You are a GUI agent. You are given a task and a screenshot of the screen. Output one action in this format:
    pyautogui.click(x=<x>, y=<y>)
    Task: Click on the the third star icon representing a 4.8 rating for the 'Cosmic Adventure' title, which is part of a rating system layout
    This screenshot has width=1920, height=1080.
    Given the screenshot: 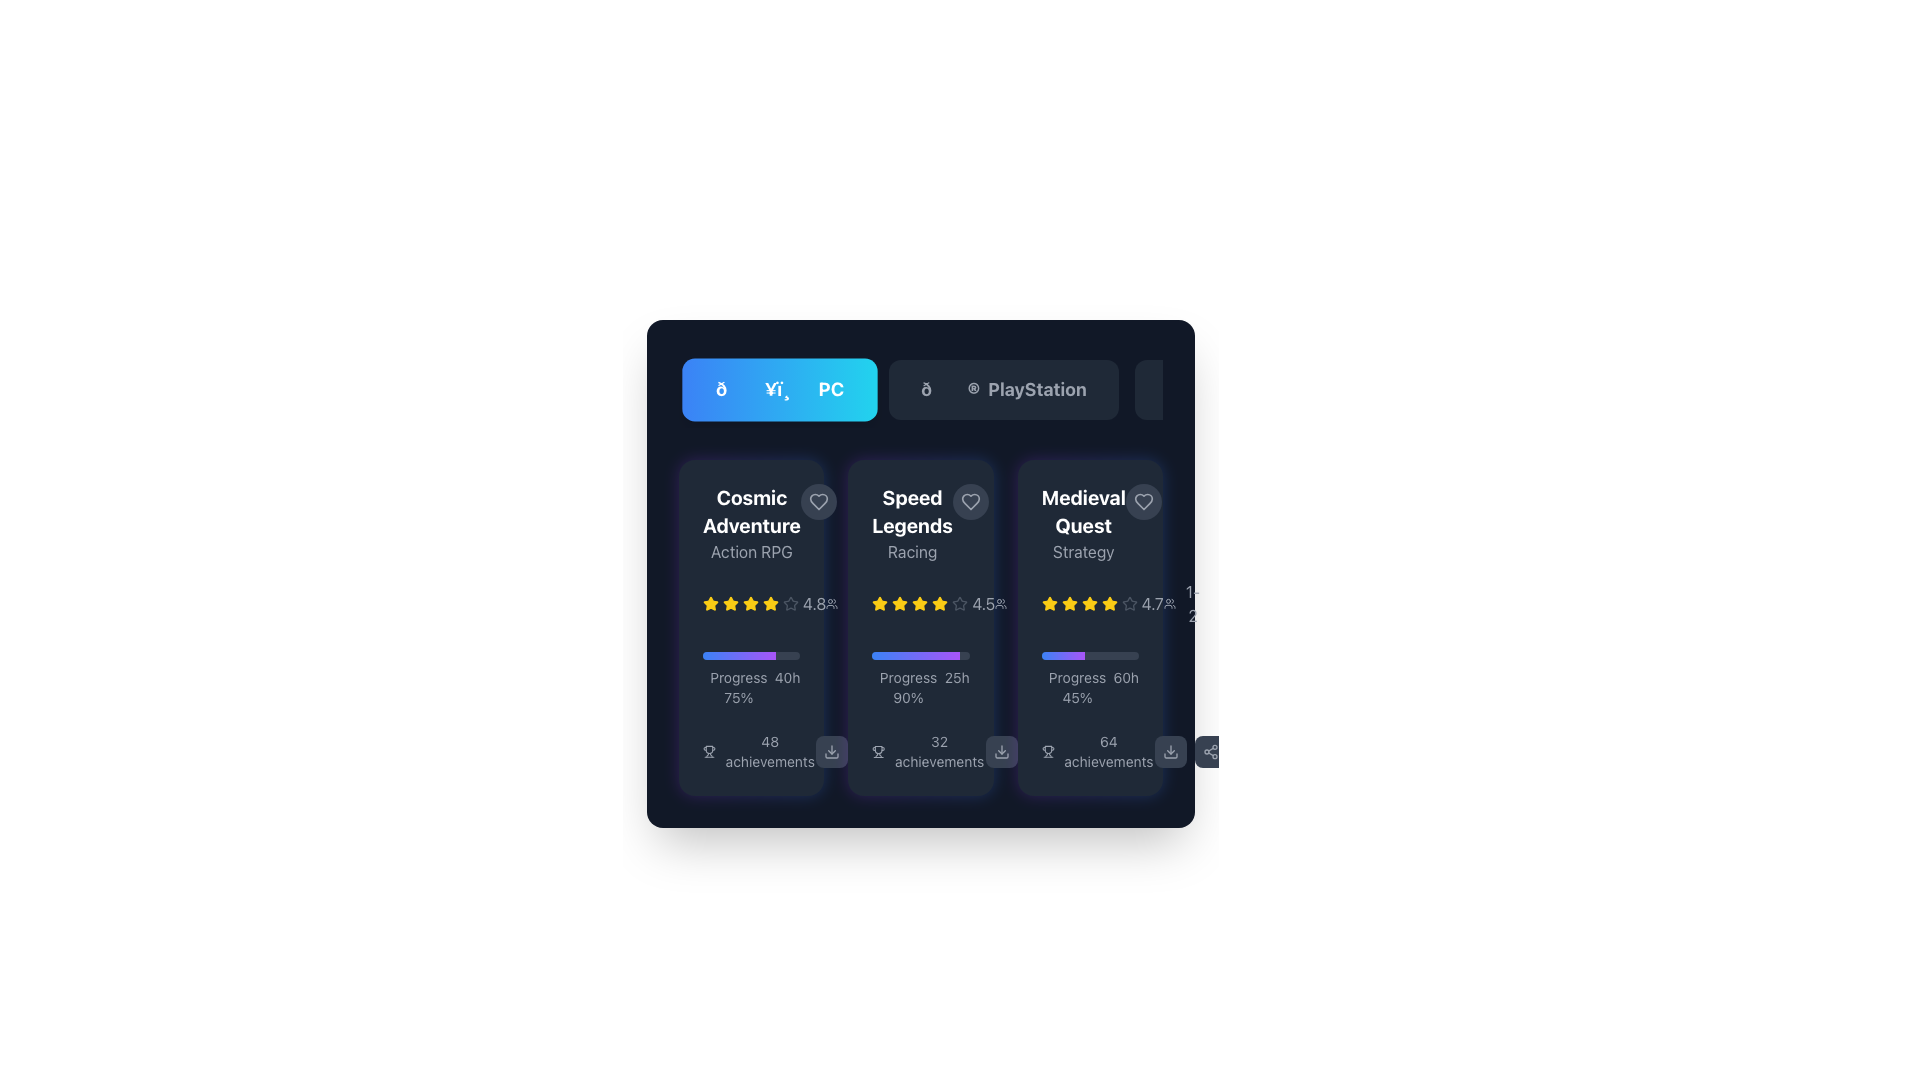 What is the action you would take?
    pyautogui.click(x=729, y=603)
    